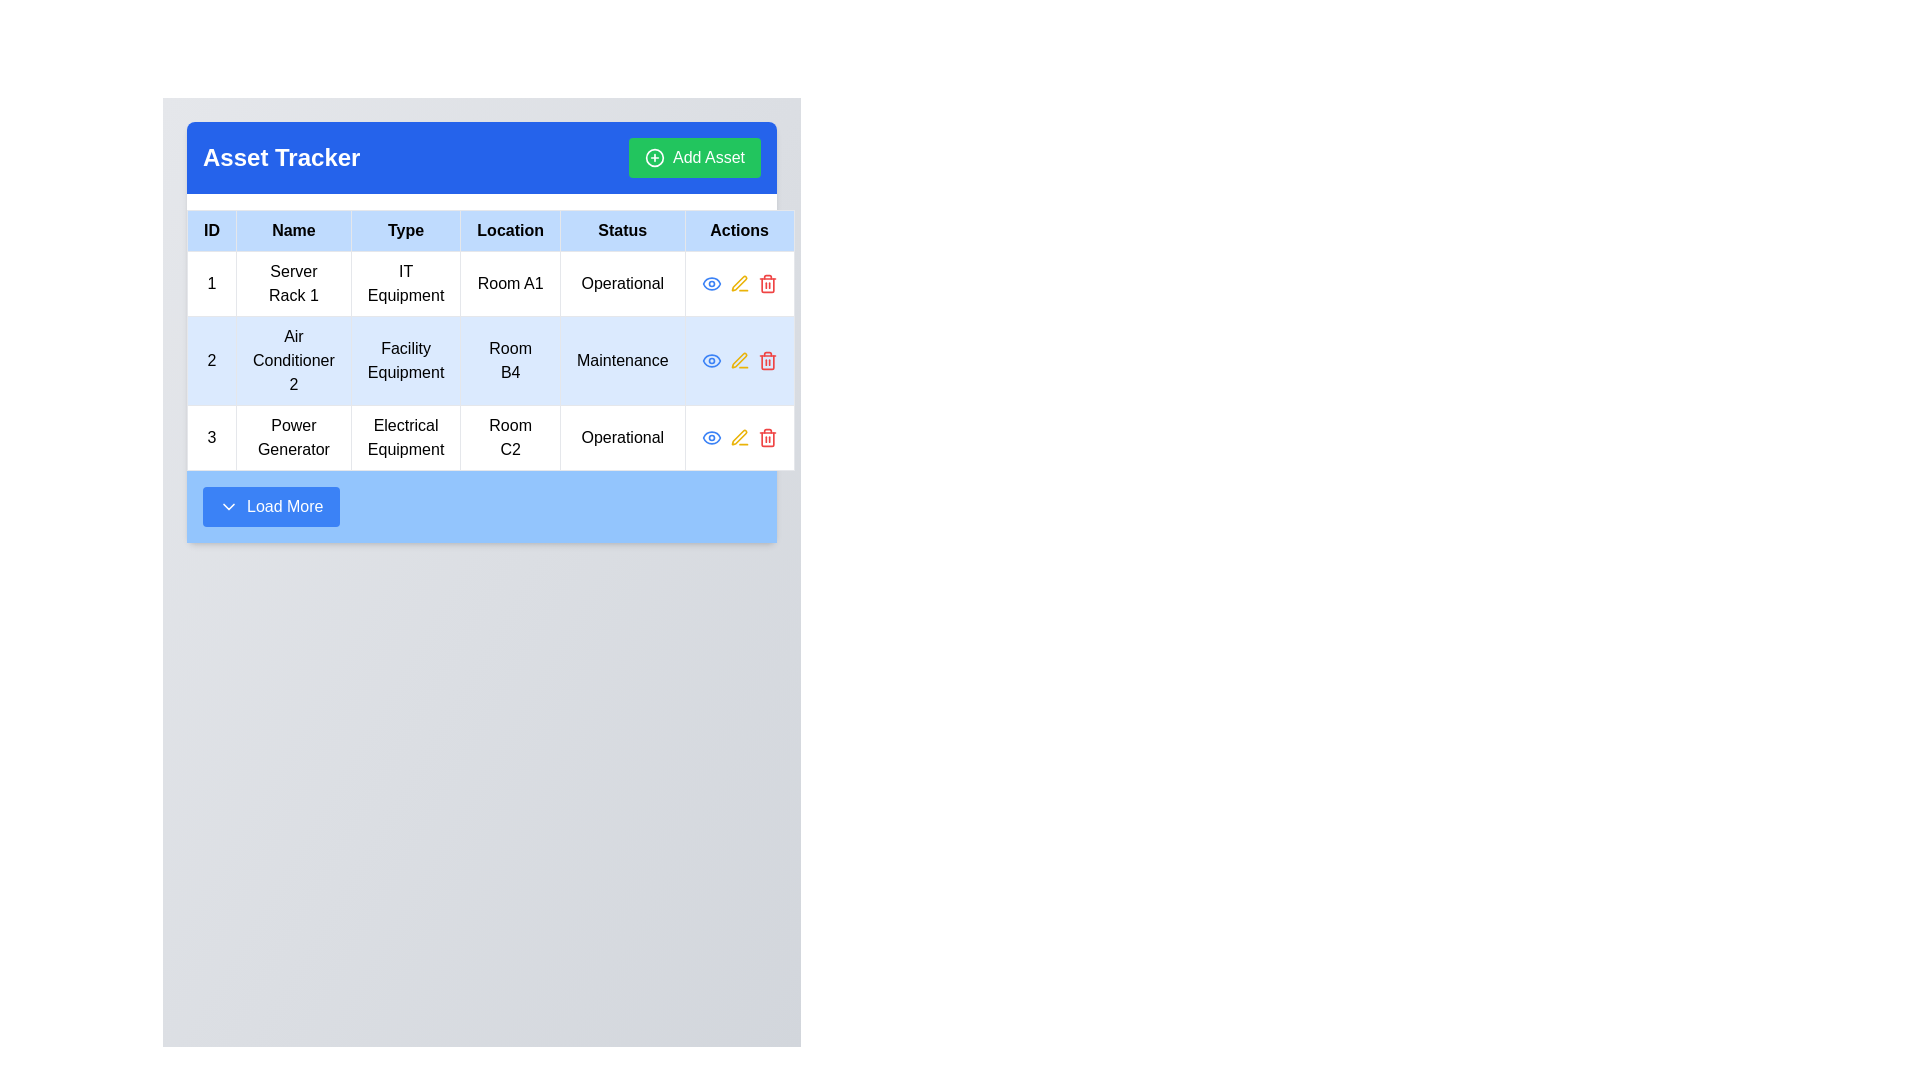 Image resolution: width=1920 pixels, height=1080 pixels. Describe the element at coordinates (292, 361) in the screenshot. I see `the static text label displaying 'Air Conditioner 2' in the second row of the 'Name' column under the 'Asset Tracker' header` at that location.